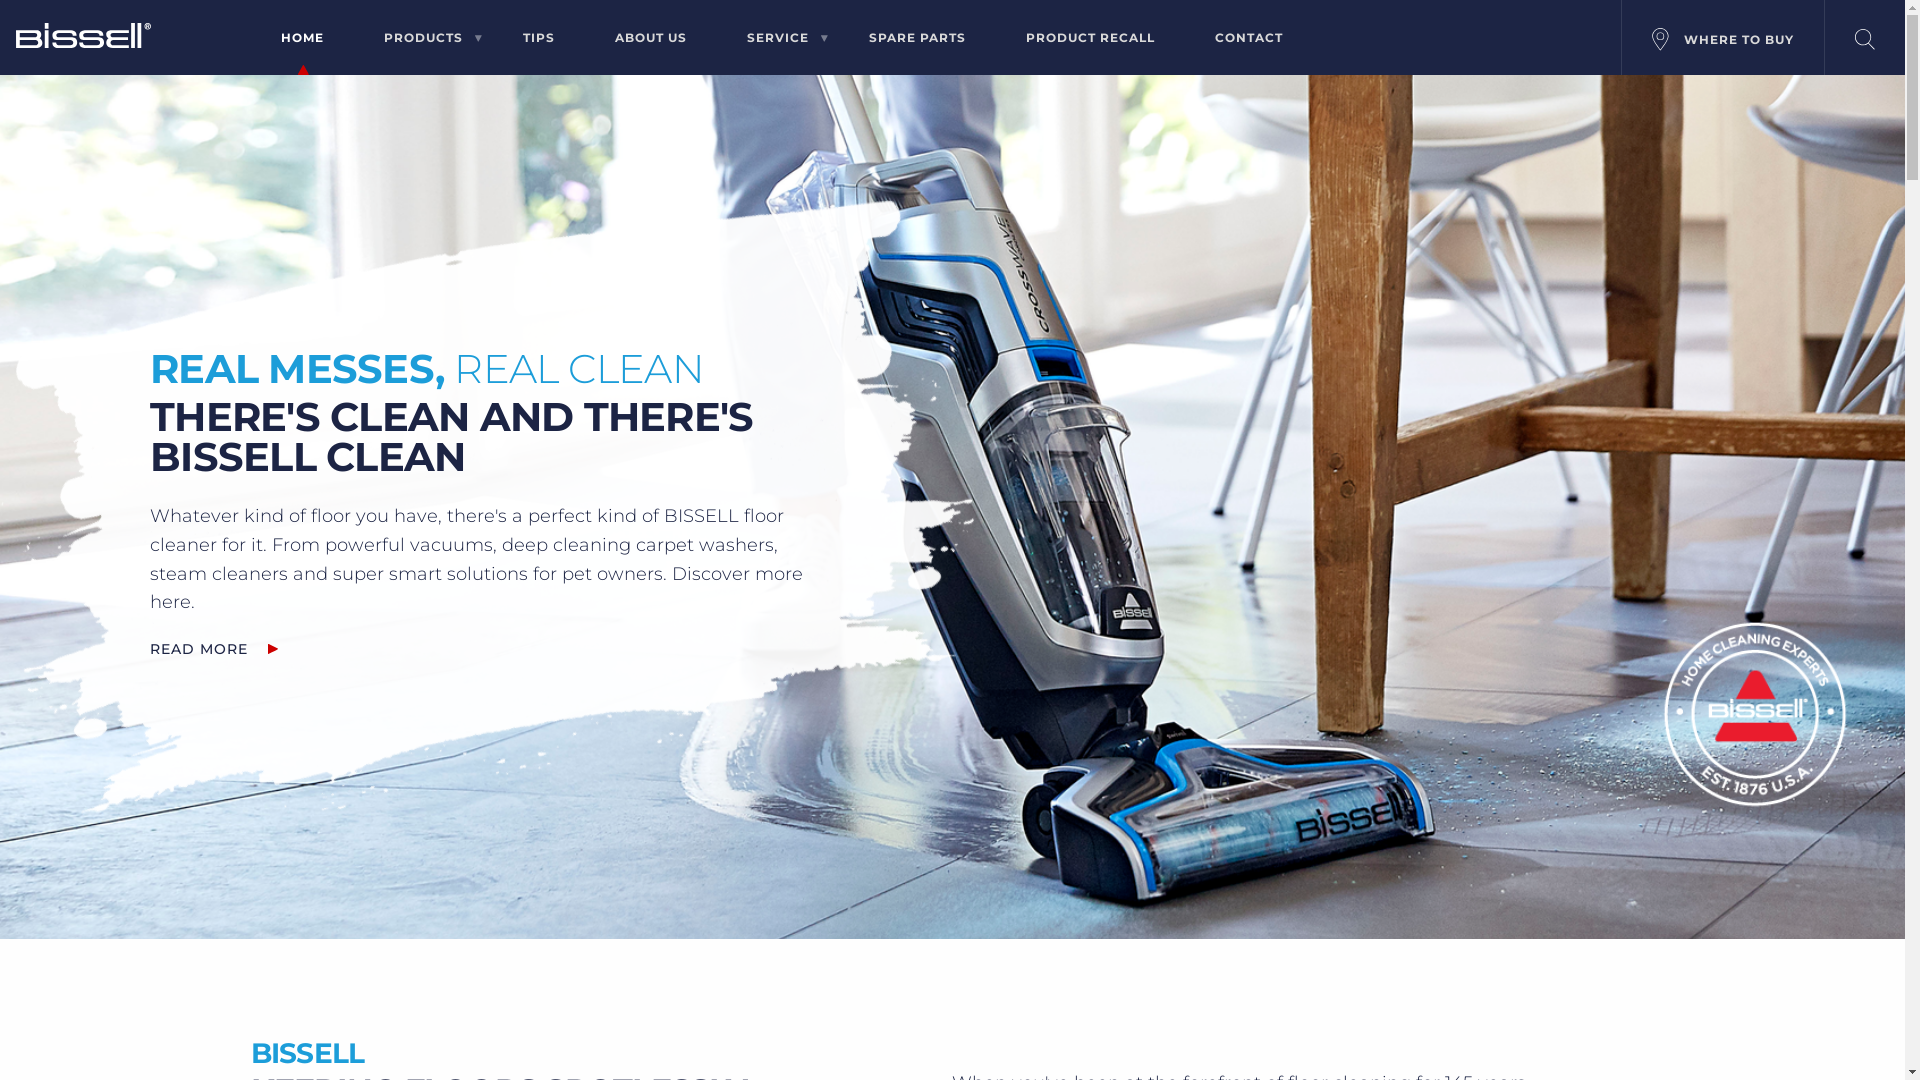 The image size is (1920, 1080). I want to click on 'WHERE TO BUY', so click(1722, 37).